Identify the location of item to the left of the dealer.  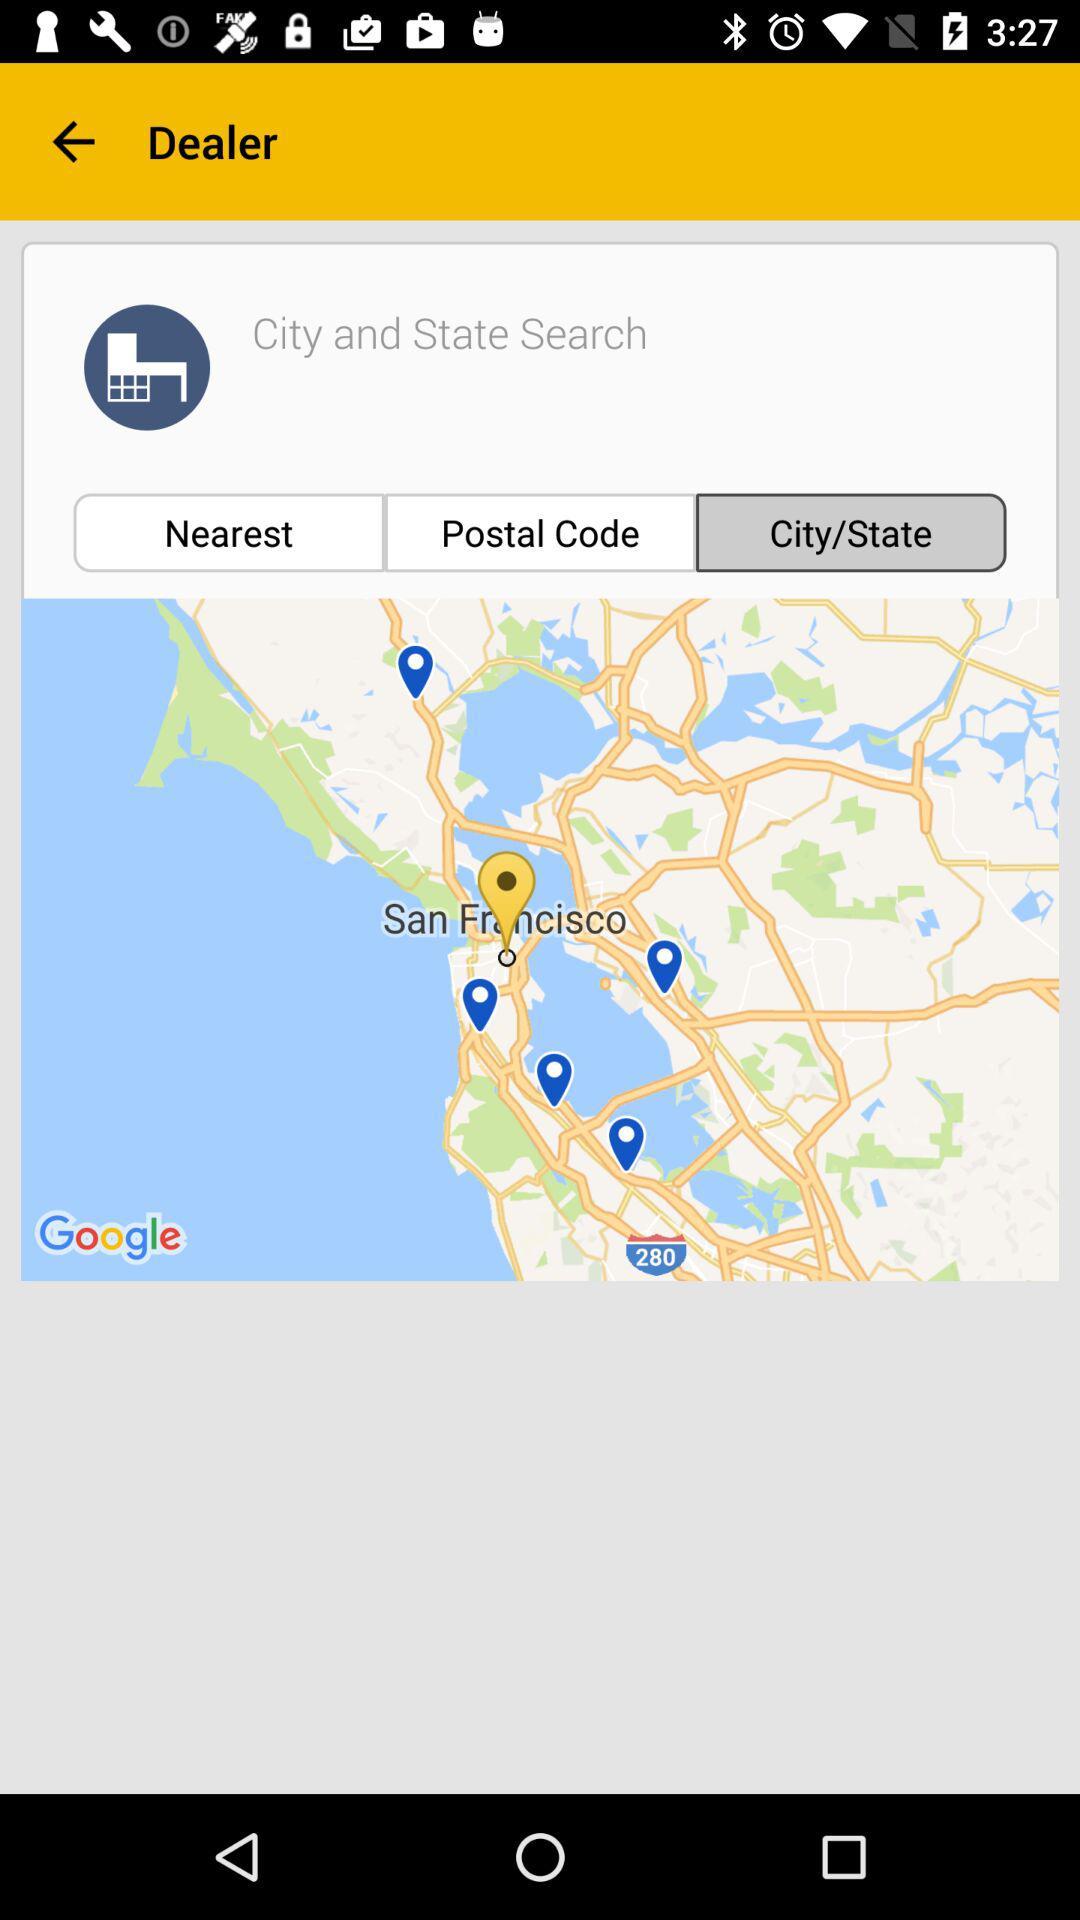
(72, 140).